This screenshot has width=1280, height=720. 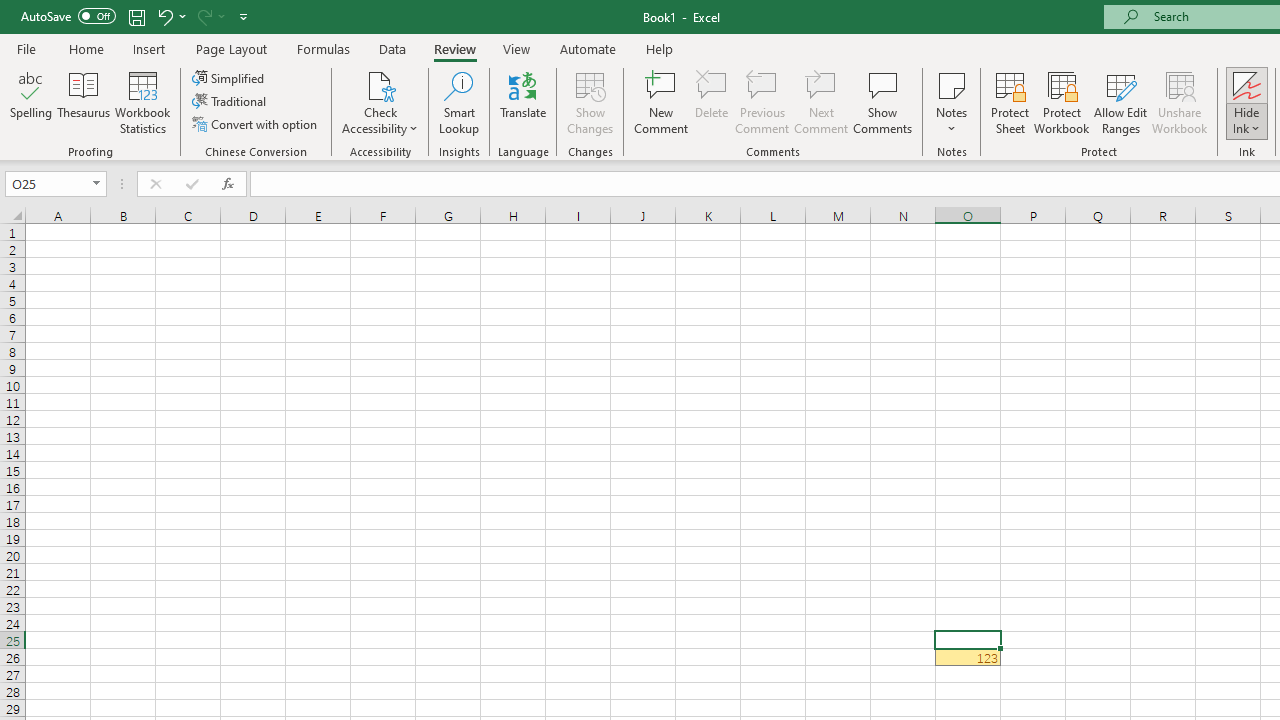 I want to click on 'Automate', so click(x=587, y=48).